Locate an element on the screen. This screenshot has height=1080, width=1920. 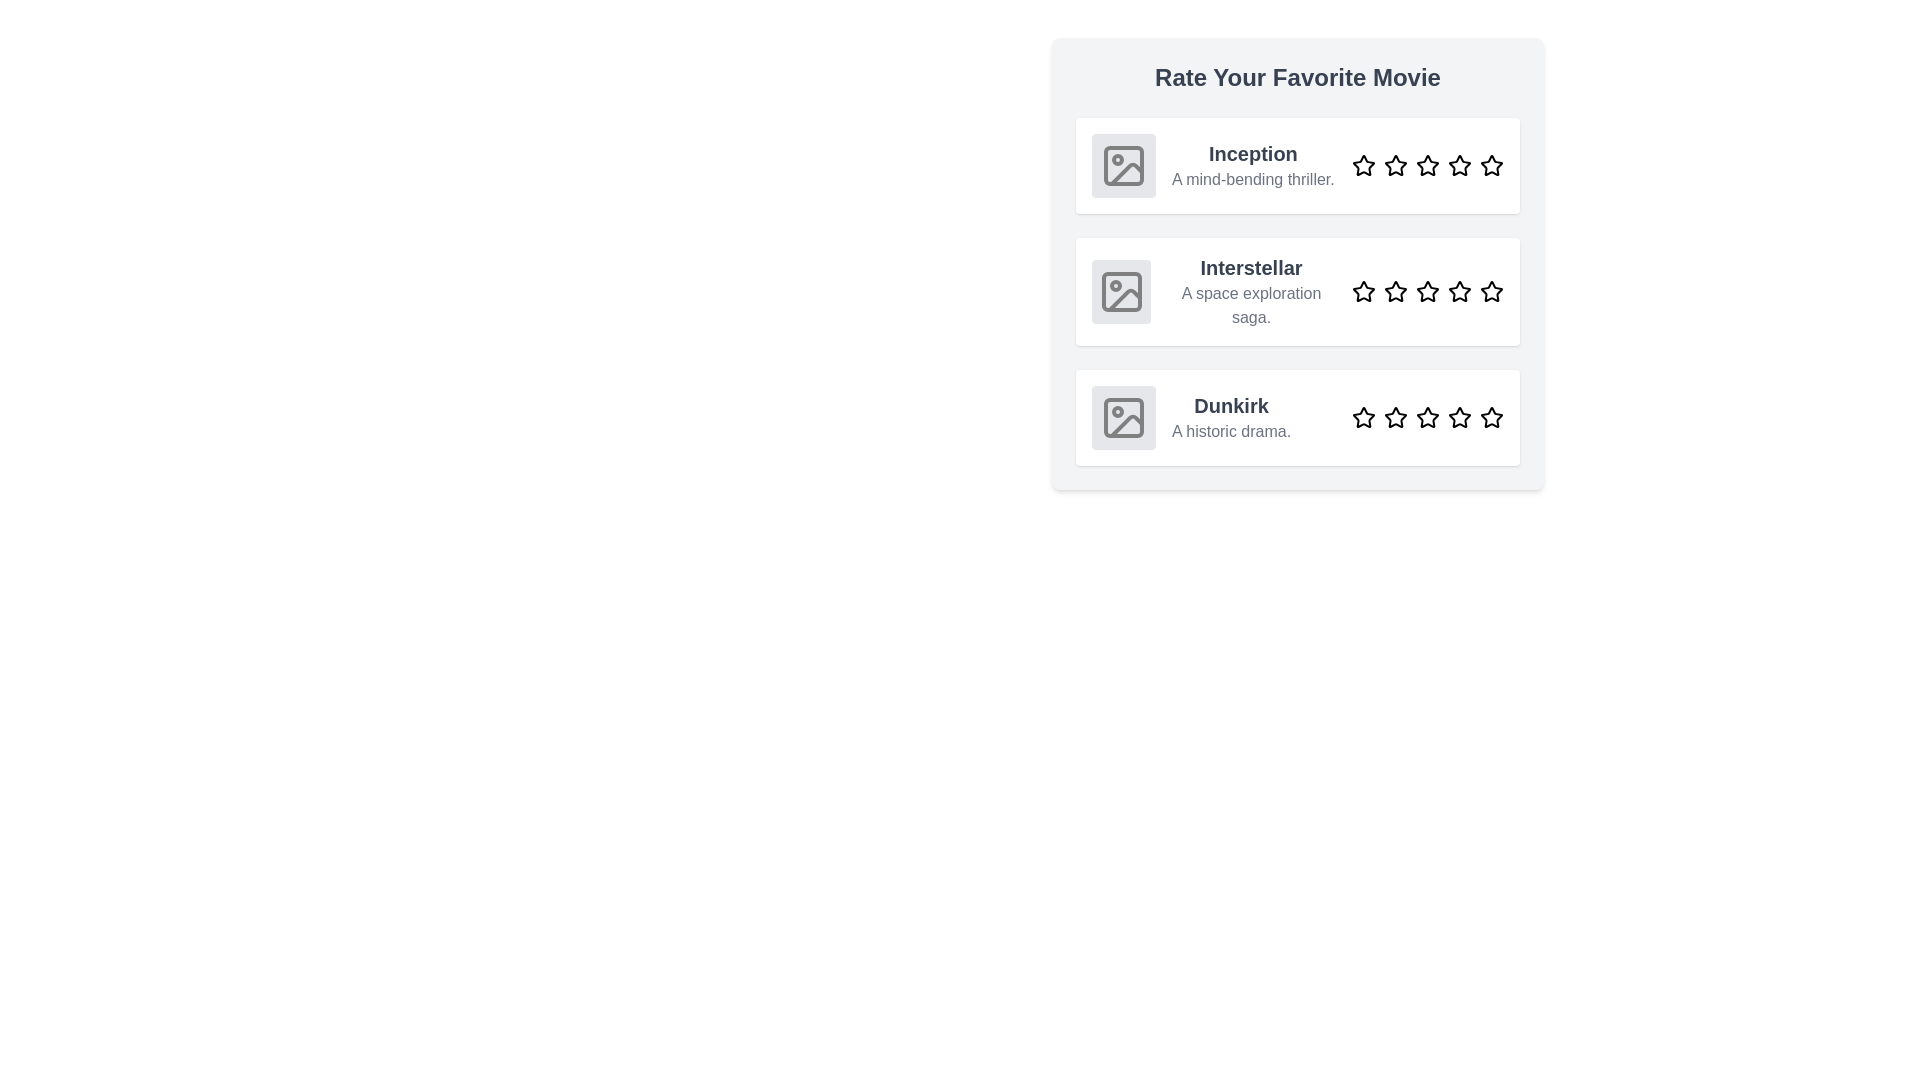
title and synopsis displayed for the movie 'Inception' in the top card of the movie list is located at coordinates (1252, 164).